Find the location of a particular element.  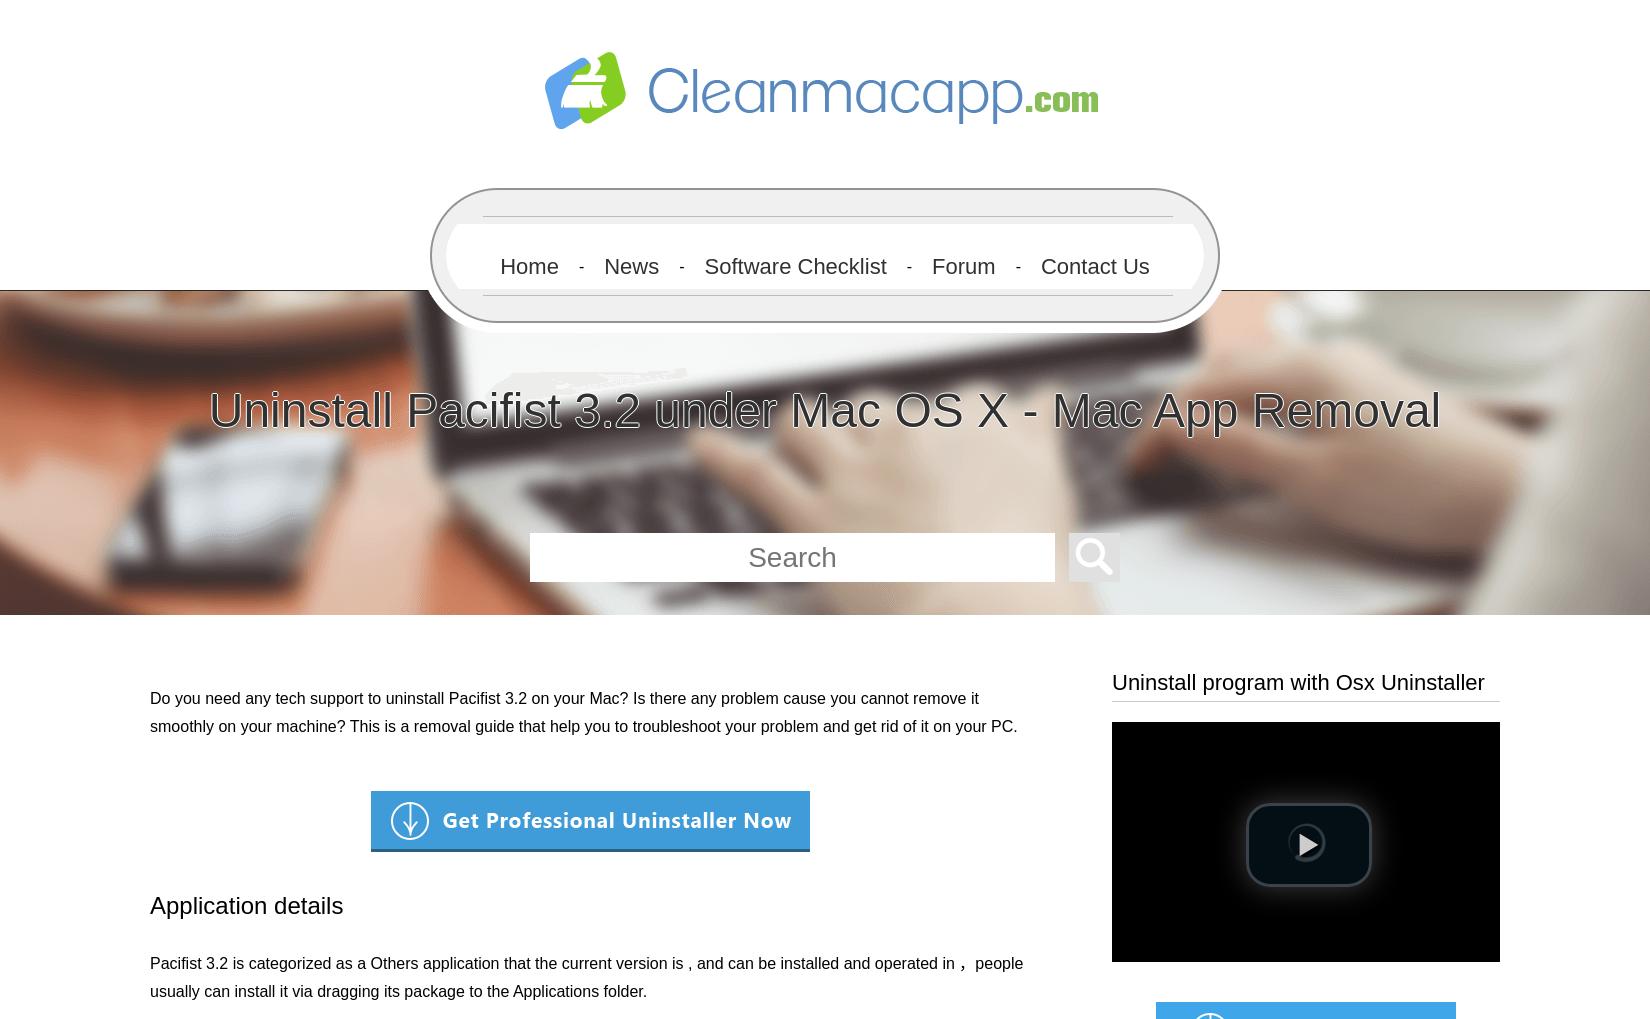

'News' is located at coordinates (630, 266).